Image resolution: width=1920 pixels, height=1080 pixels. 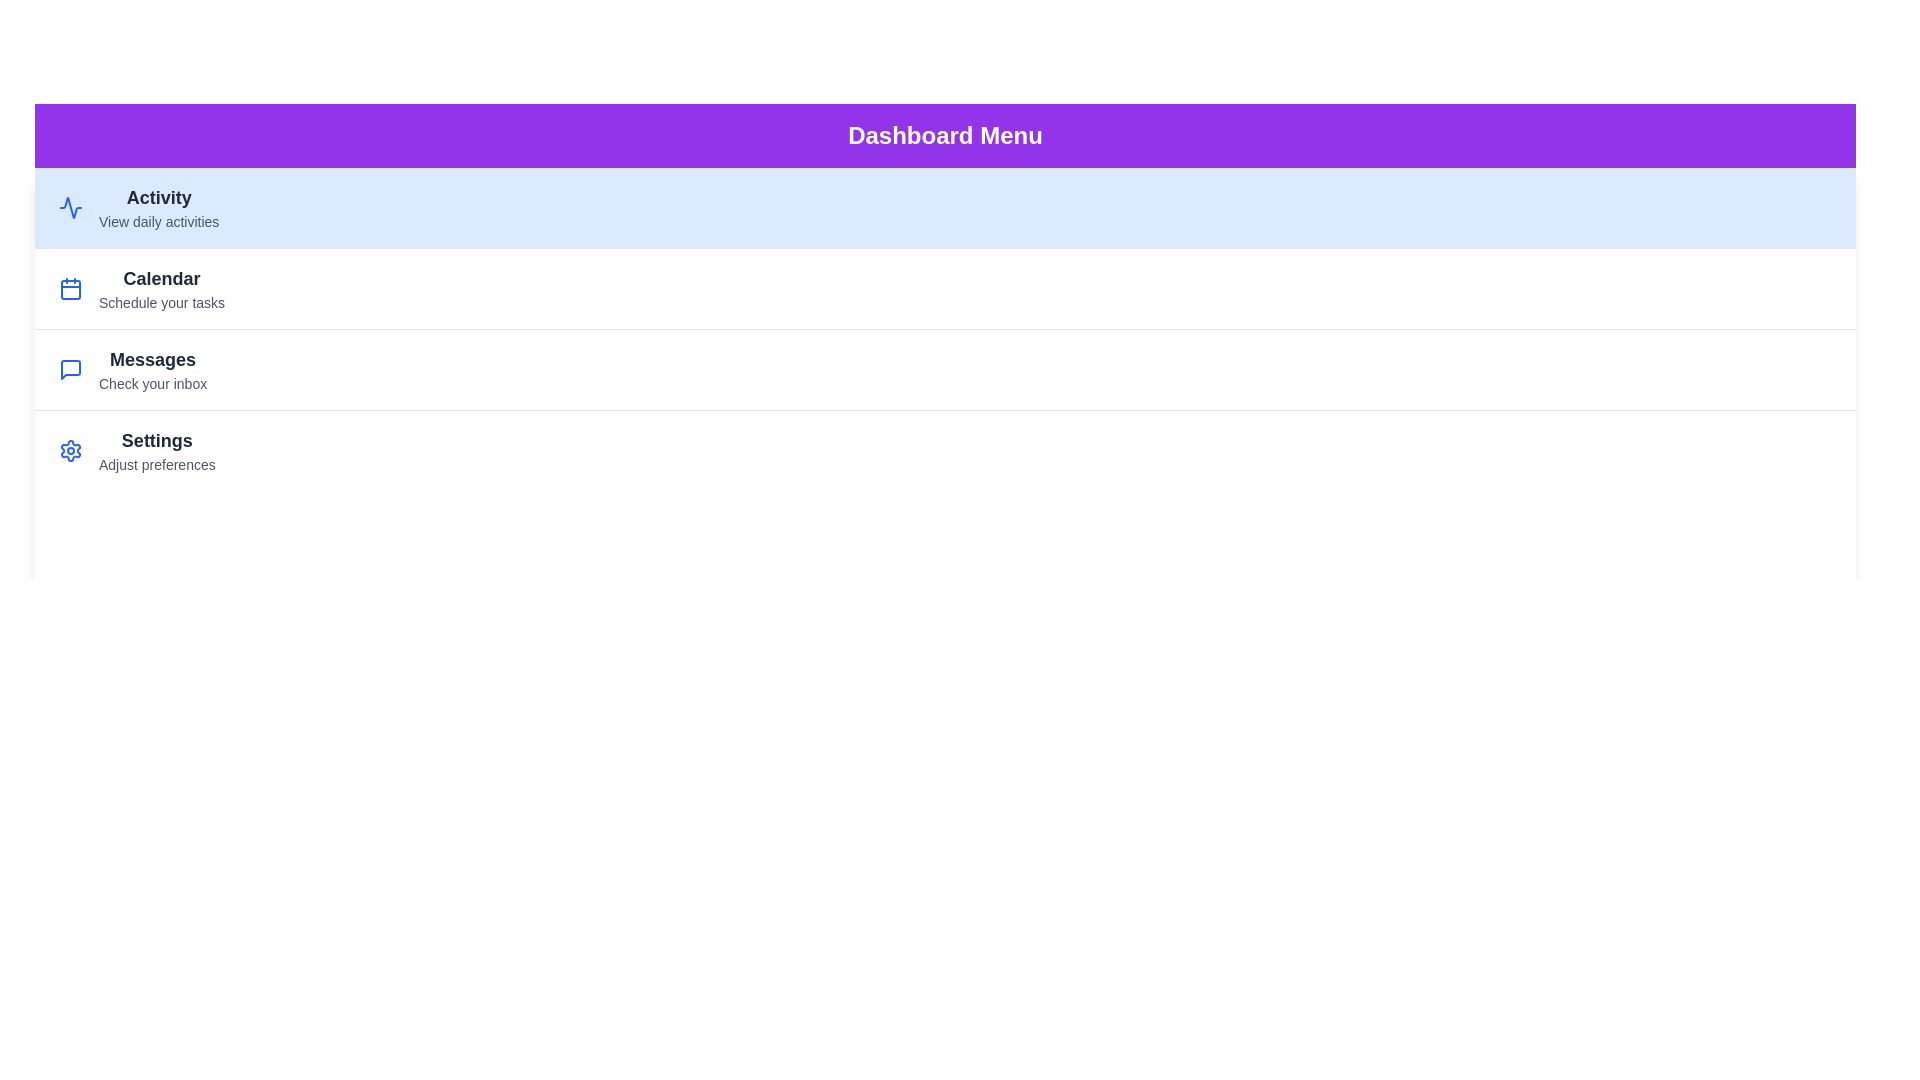 What do you see at coordinates (944, 135) in the screenshot?
I see `the header text 'Dashboard Menu'` at bounding box center [944, 135].